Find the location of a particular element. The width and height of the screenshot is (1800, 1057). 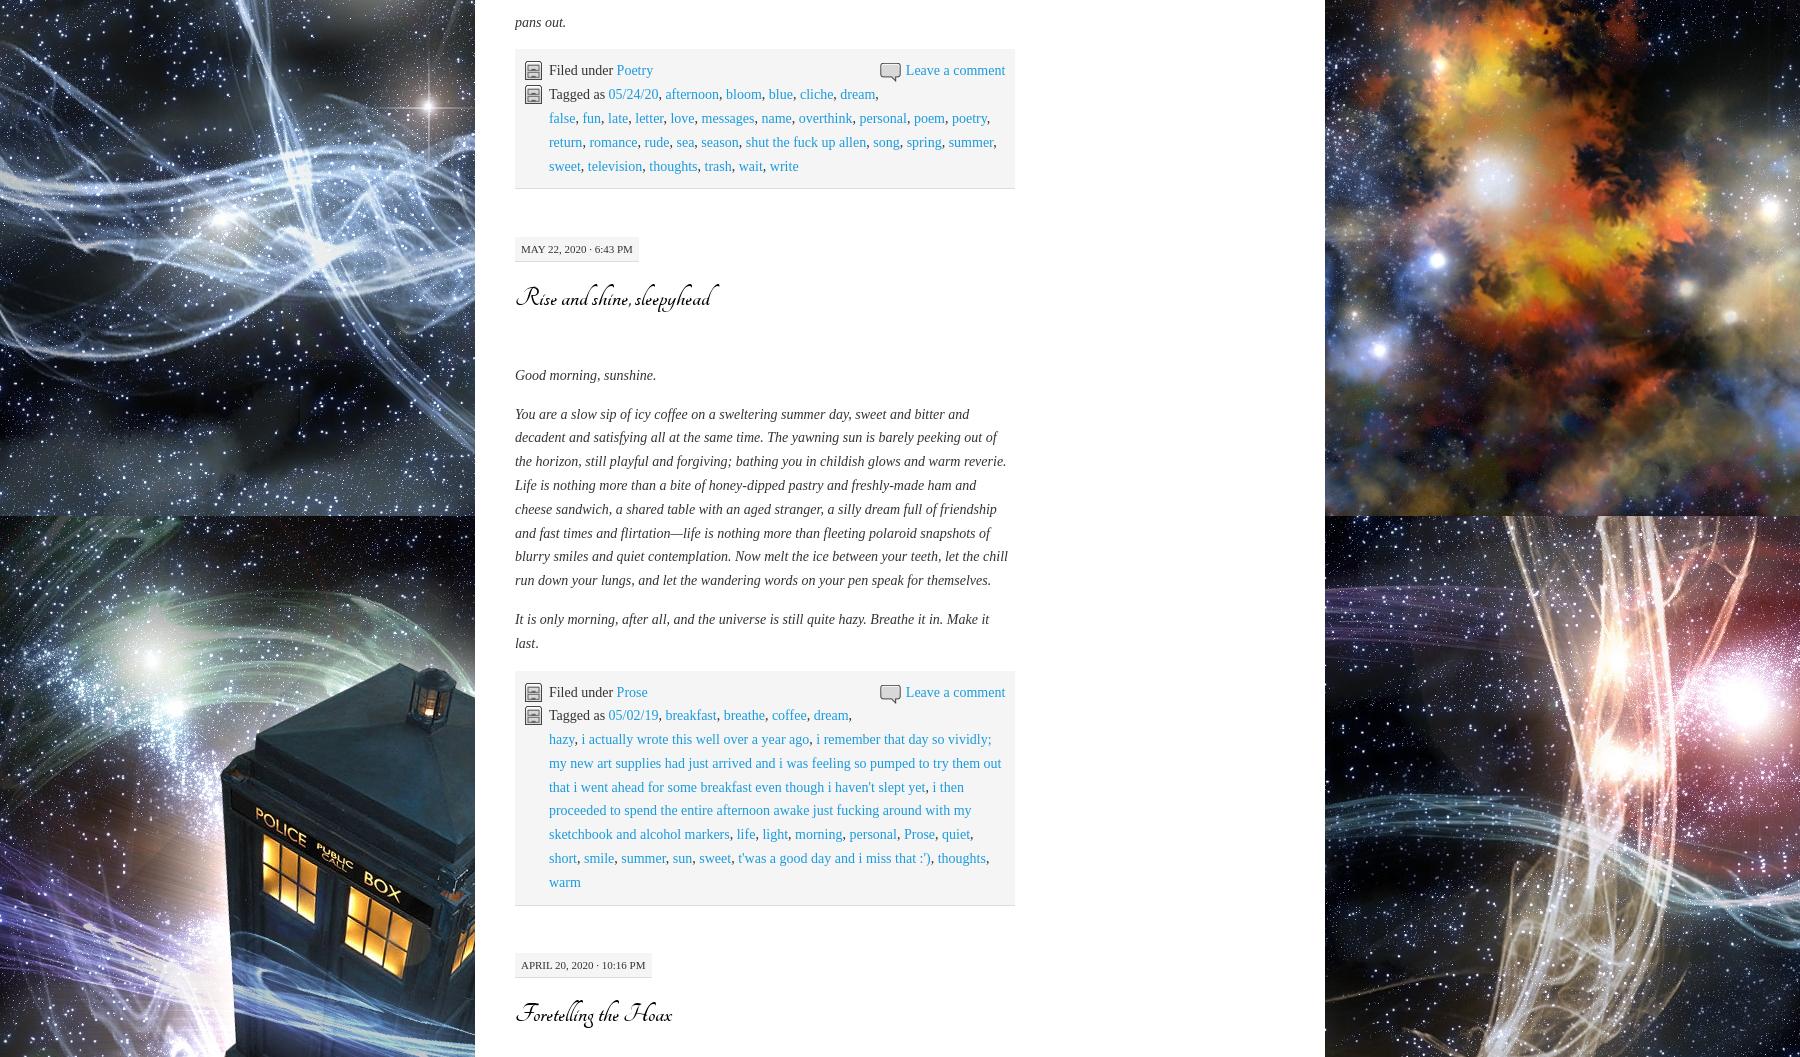

'bloom' is located at coordinates (742, 903).